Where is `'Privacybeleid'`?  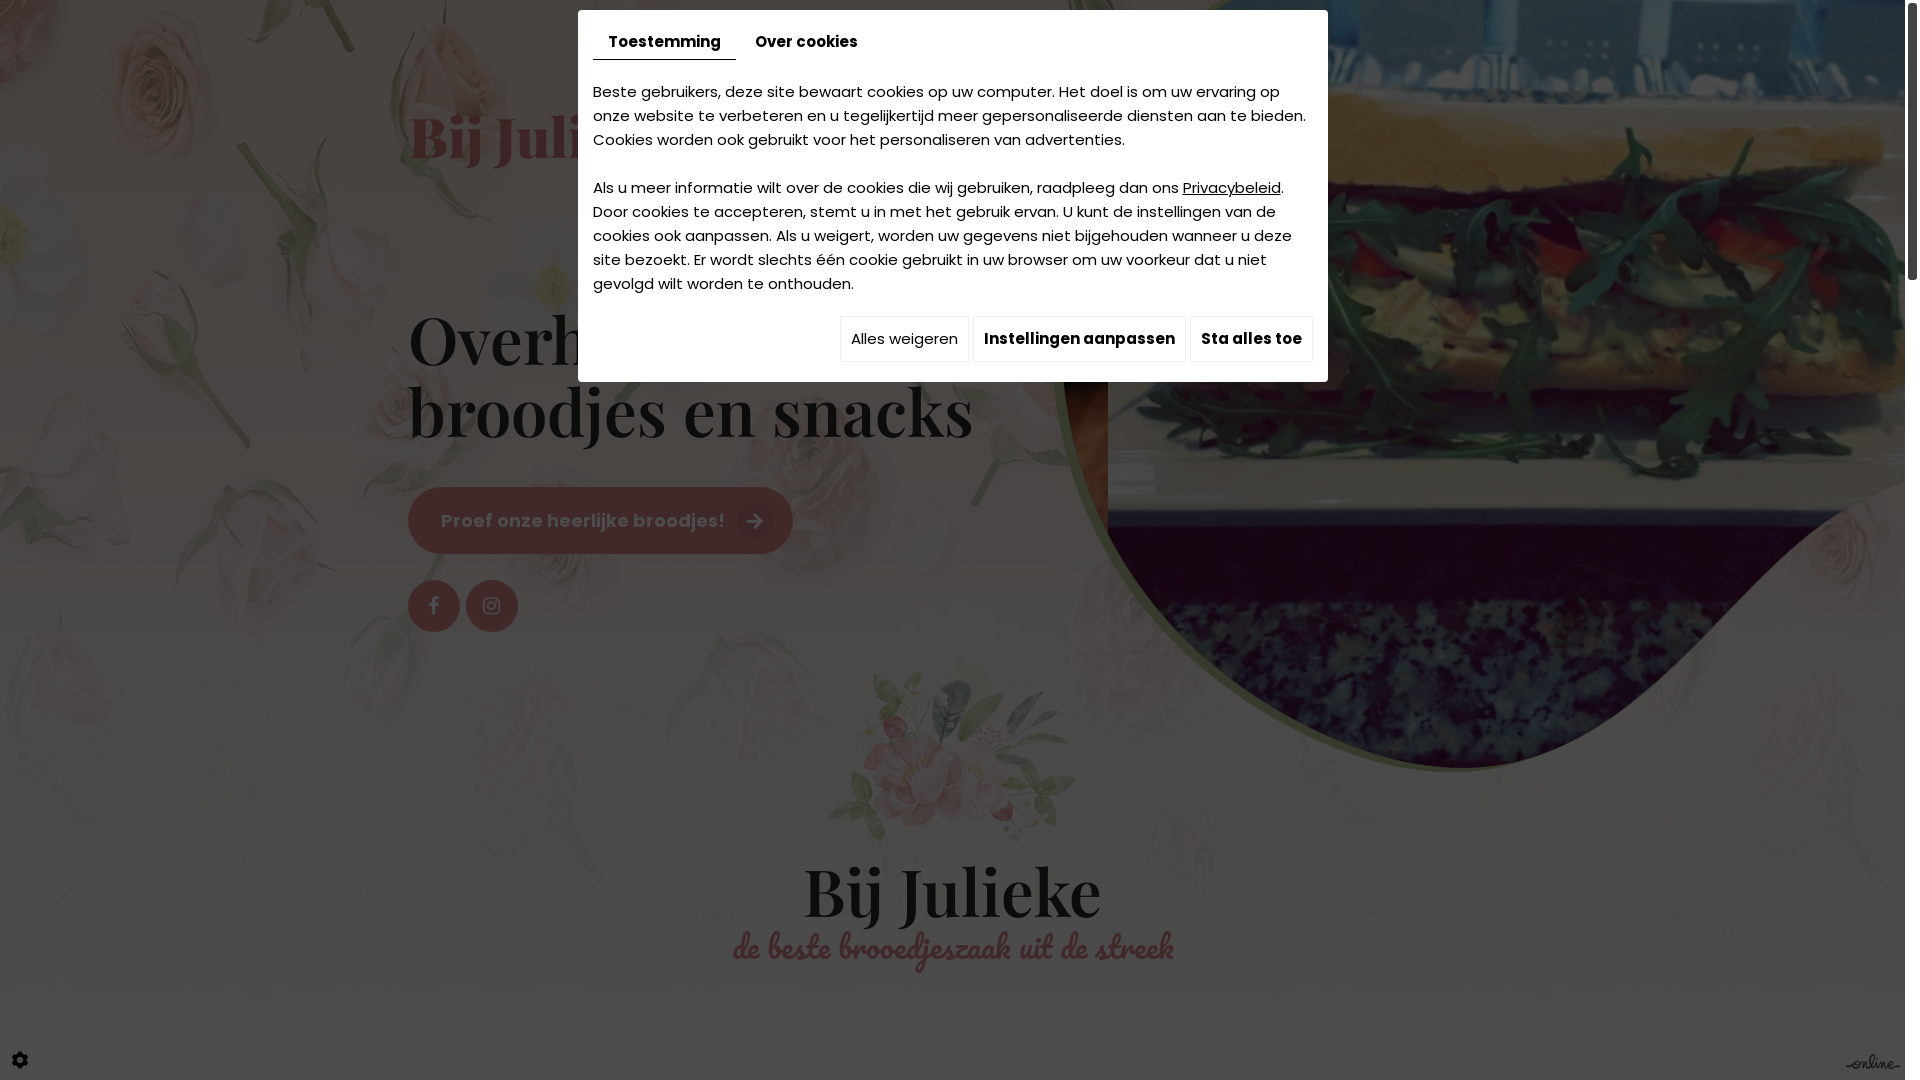 'Privacybeleid' is located at coordinates (1229, 187).